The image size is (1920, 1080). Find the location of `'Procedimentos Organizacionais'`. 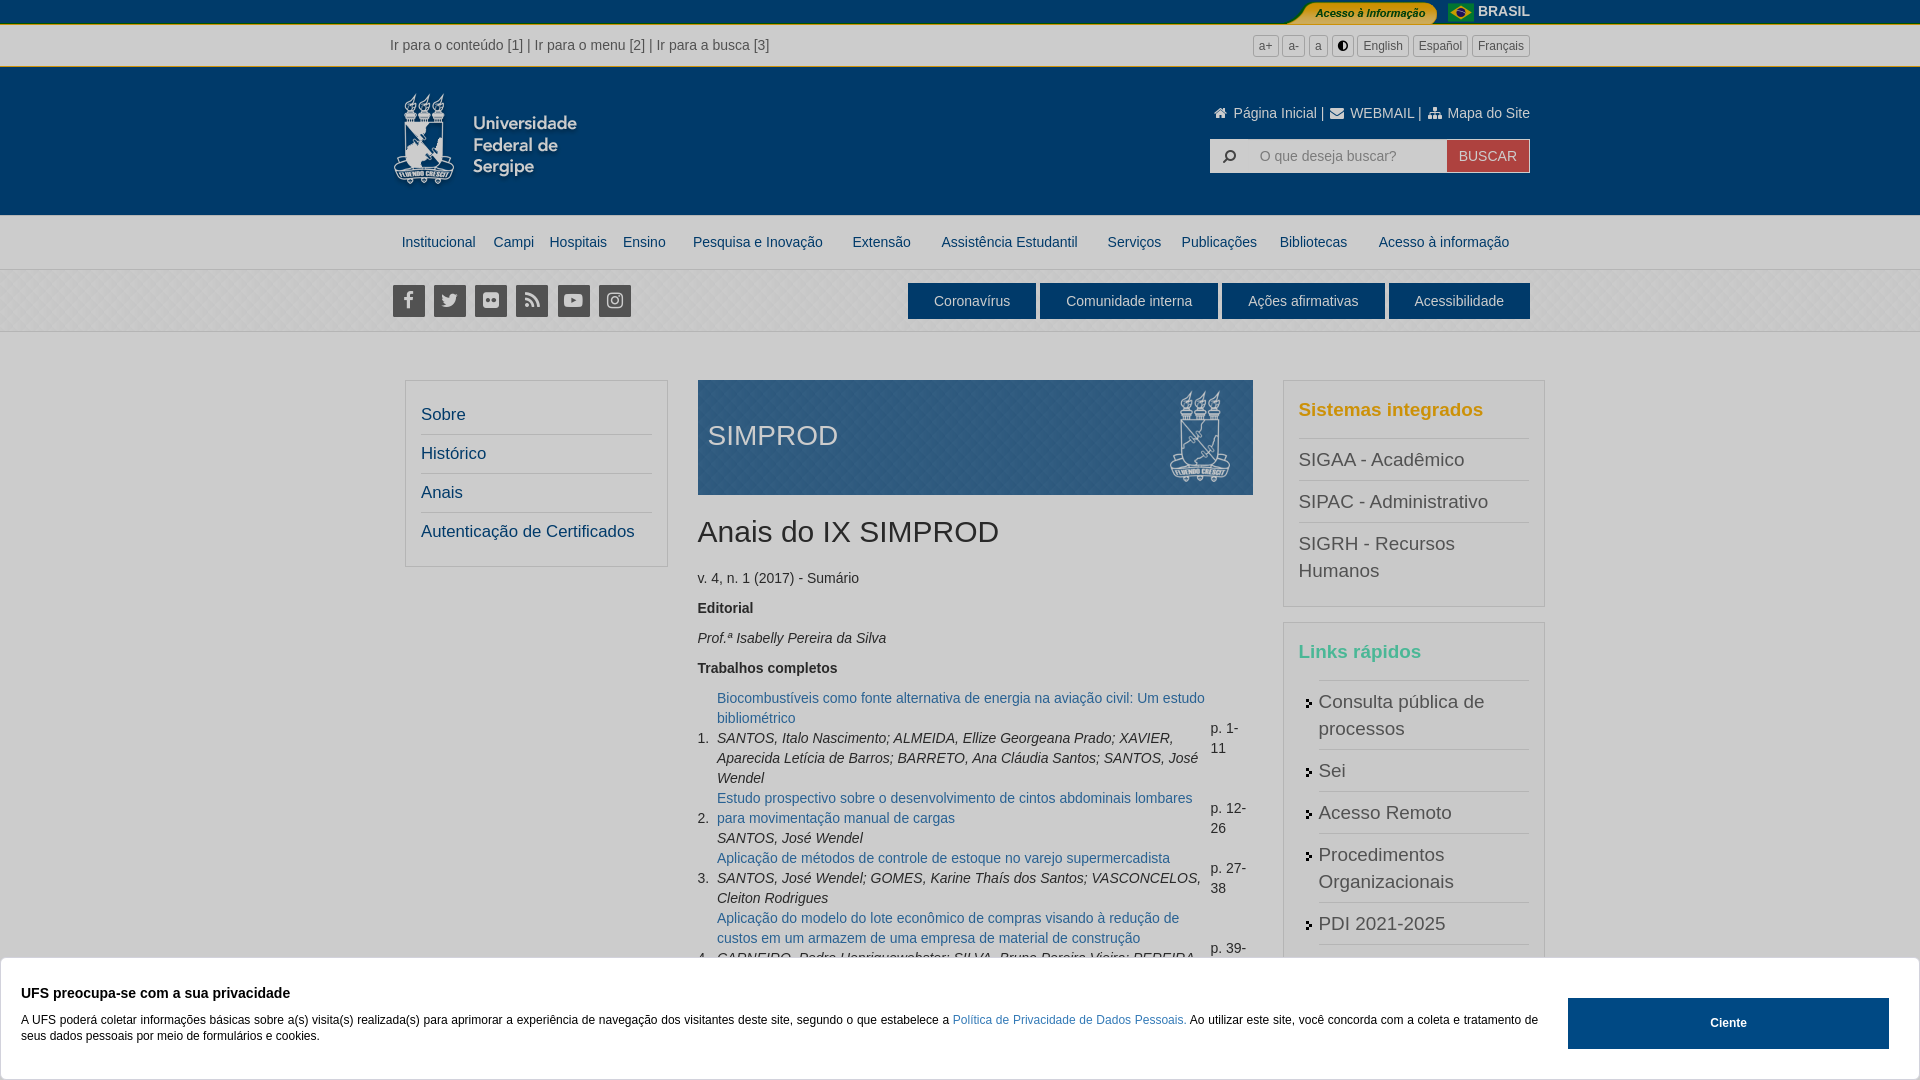

'Procedimentos Organizacionais' is located at coordinates (1384, 866).